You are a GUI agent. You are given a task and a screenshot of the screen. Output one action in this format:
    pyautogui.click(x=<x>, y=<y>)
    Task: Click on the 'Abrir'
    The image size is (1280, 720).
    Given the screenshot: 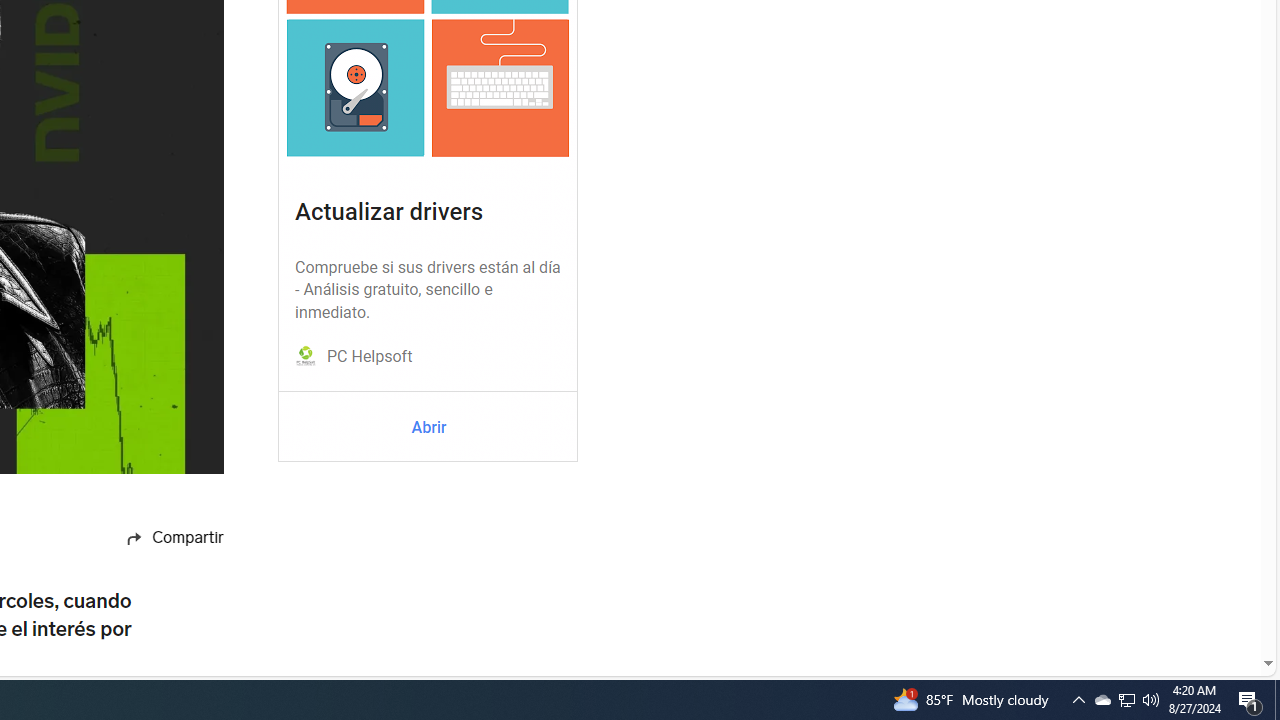 What is the action you would take?
    pyautogui.click(x=427, y=427)
    